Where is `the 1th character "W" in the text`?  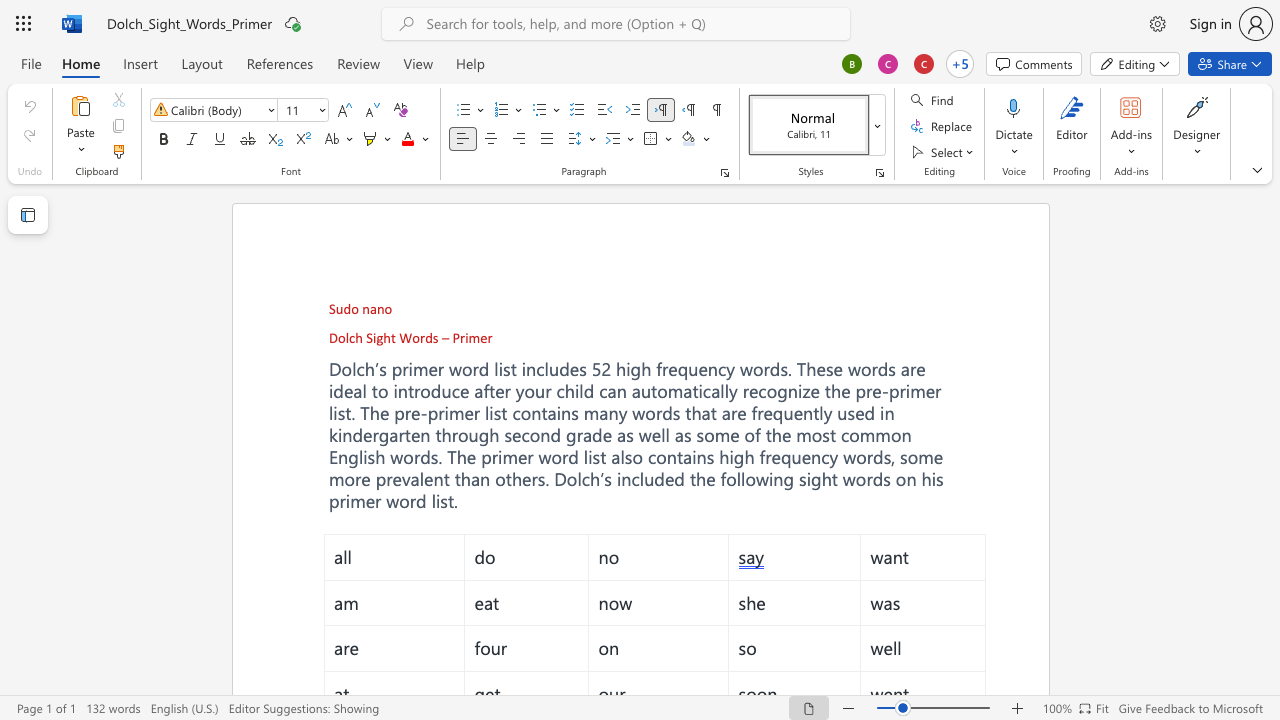 the 1th character "W" in the text is located at coordinates (404, 336).